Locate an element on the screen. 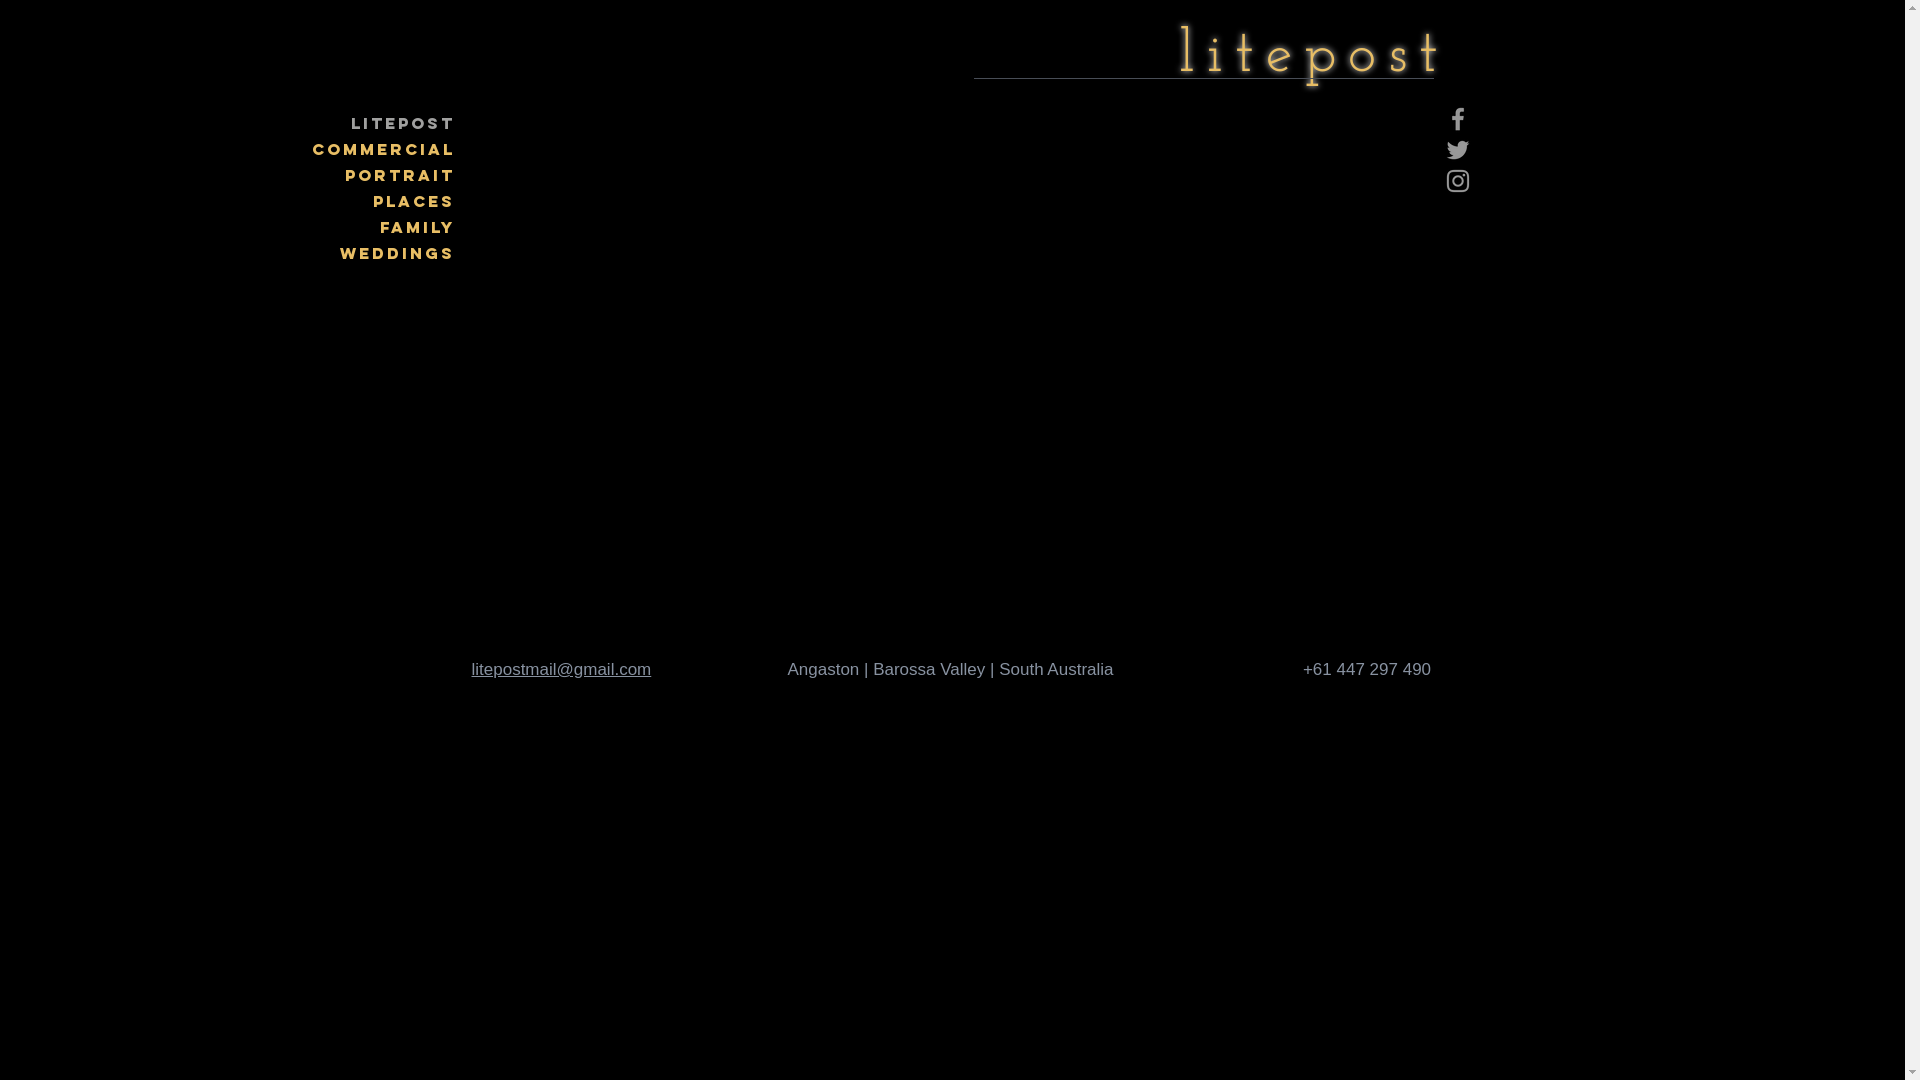 This screenshot has height=1080, width=1920. 'litepost' is located at coordinates (1313, 55).